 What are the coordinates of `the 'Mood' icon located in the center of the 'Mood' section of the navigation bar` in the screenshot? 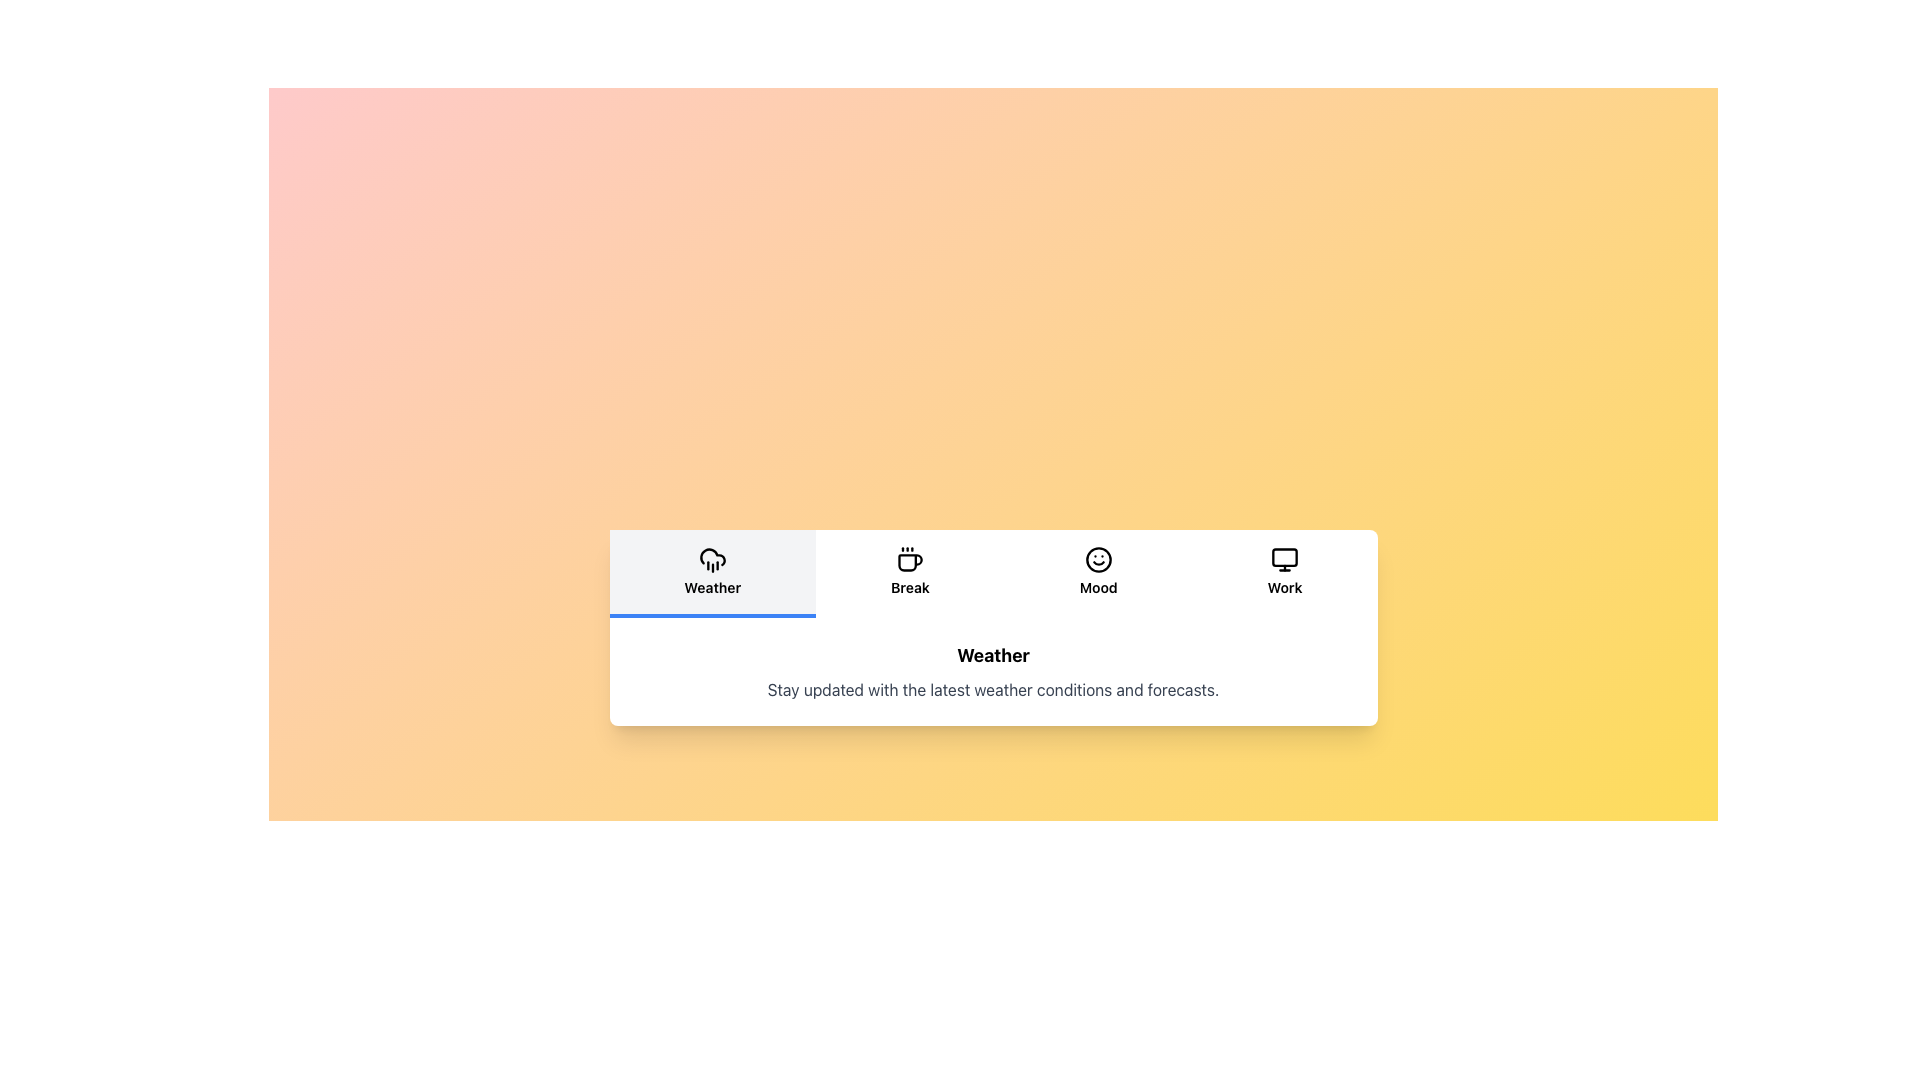 It's located at (1097, 559).